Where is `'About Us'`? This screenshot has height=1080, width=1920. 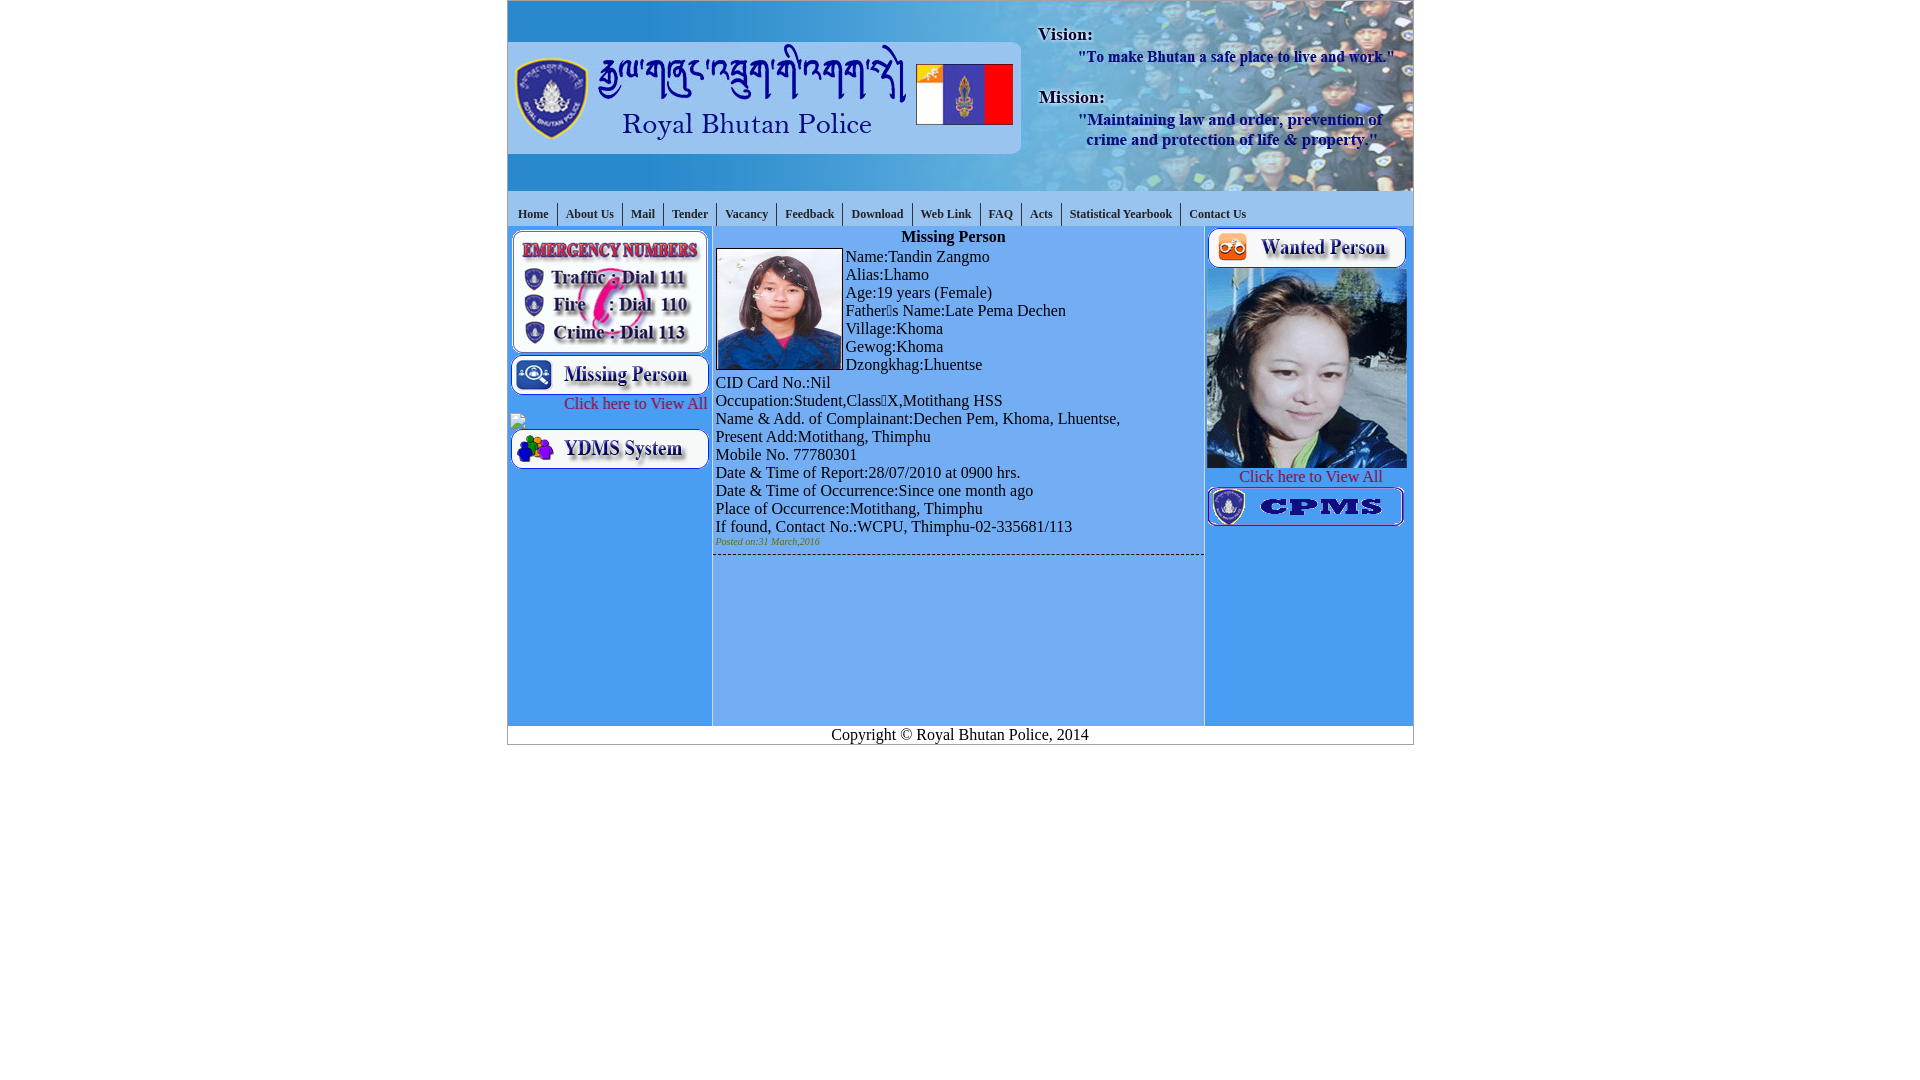 'About Us' is located at coordinates (589, 214).